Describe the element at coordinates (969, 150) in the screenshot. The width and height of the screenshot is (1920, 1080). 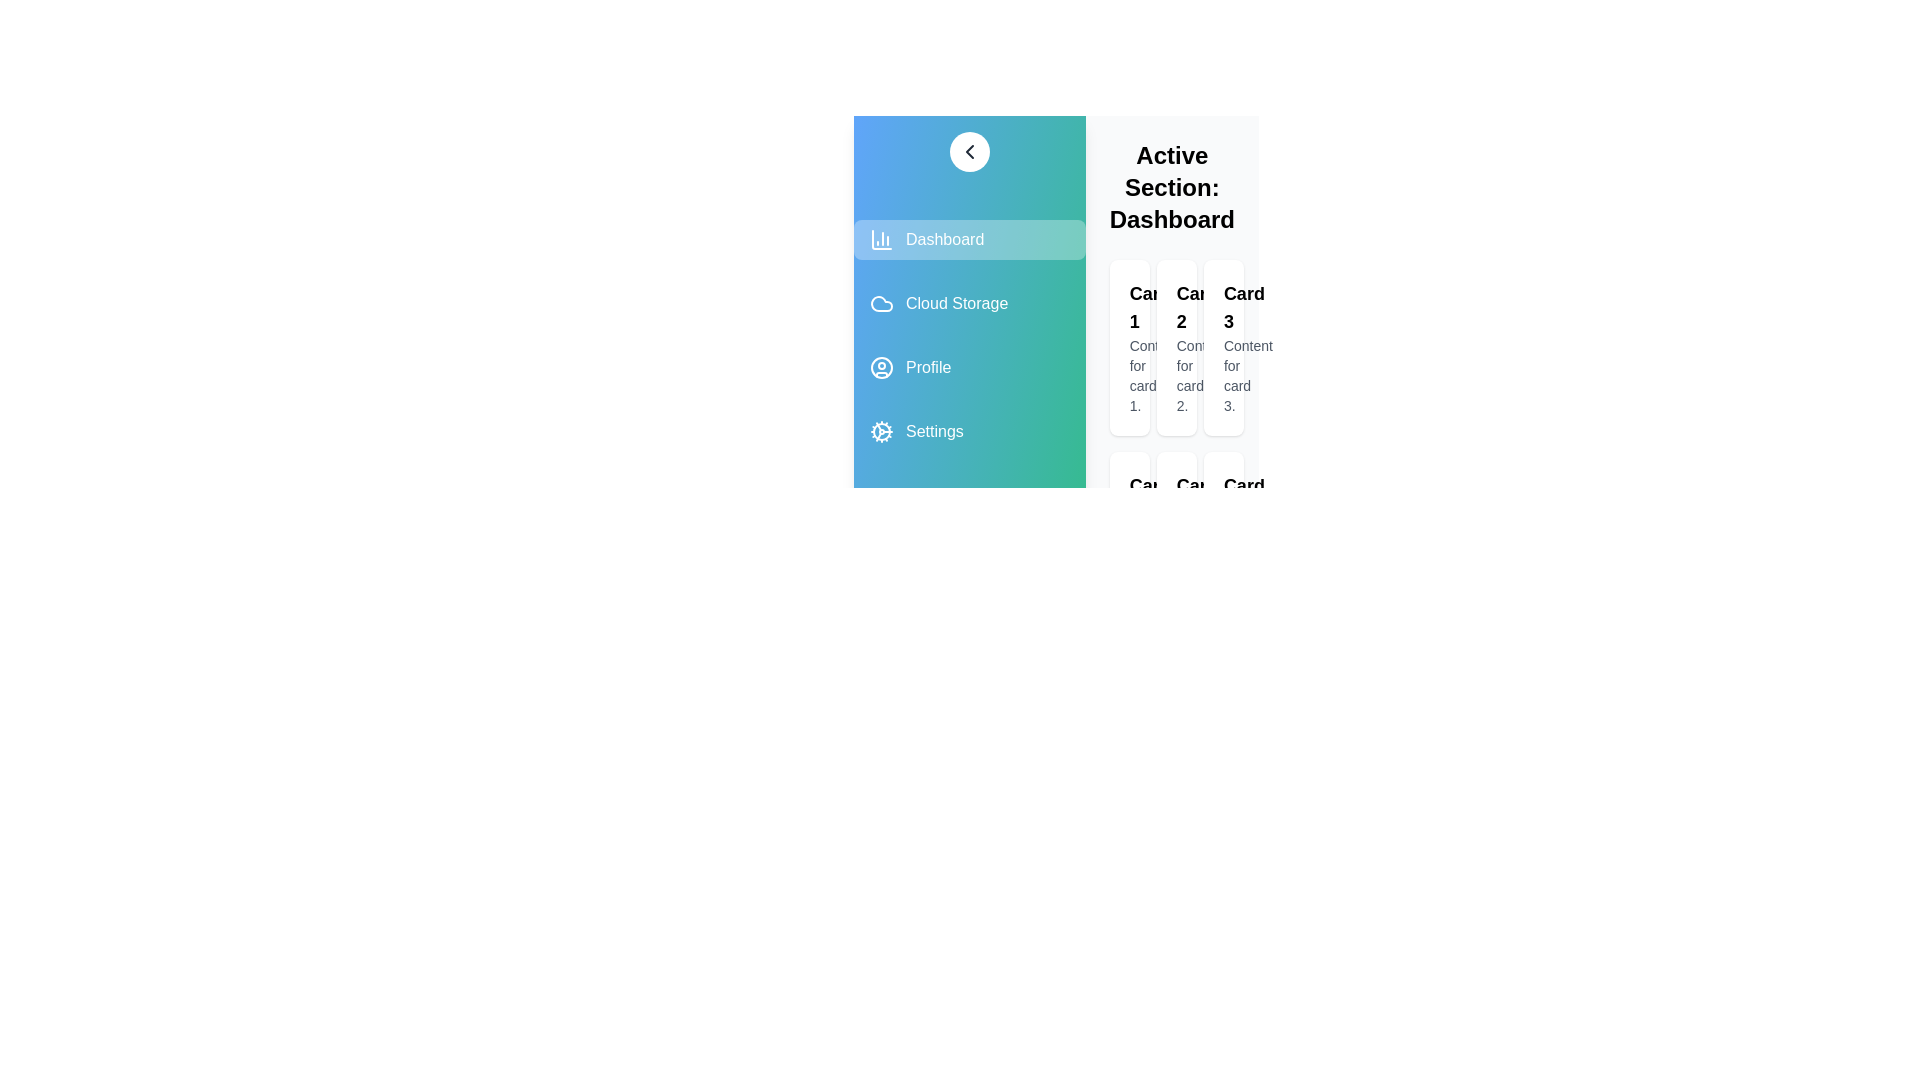
I see `the toggle button to toggle the sidebar drawer open or closed` at that location.